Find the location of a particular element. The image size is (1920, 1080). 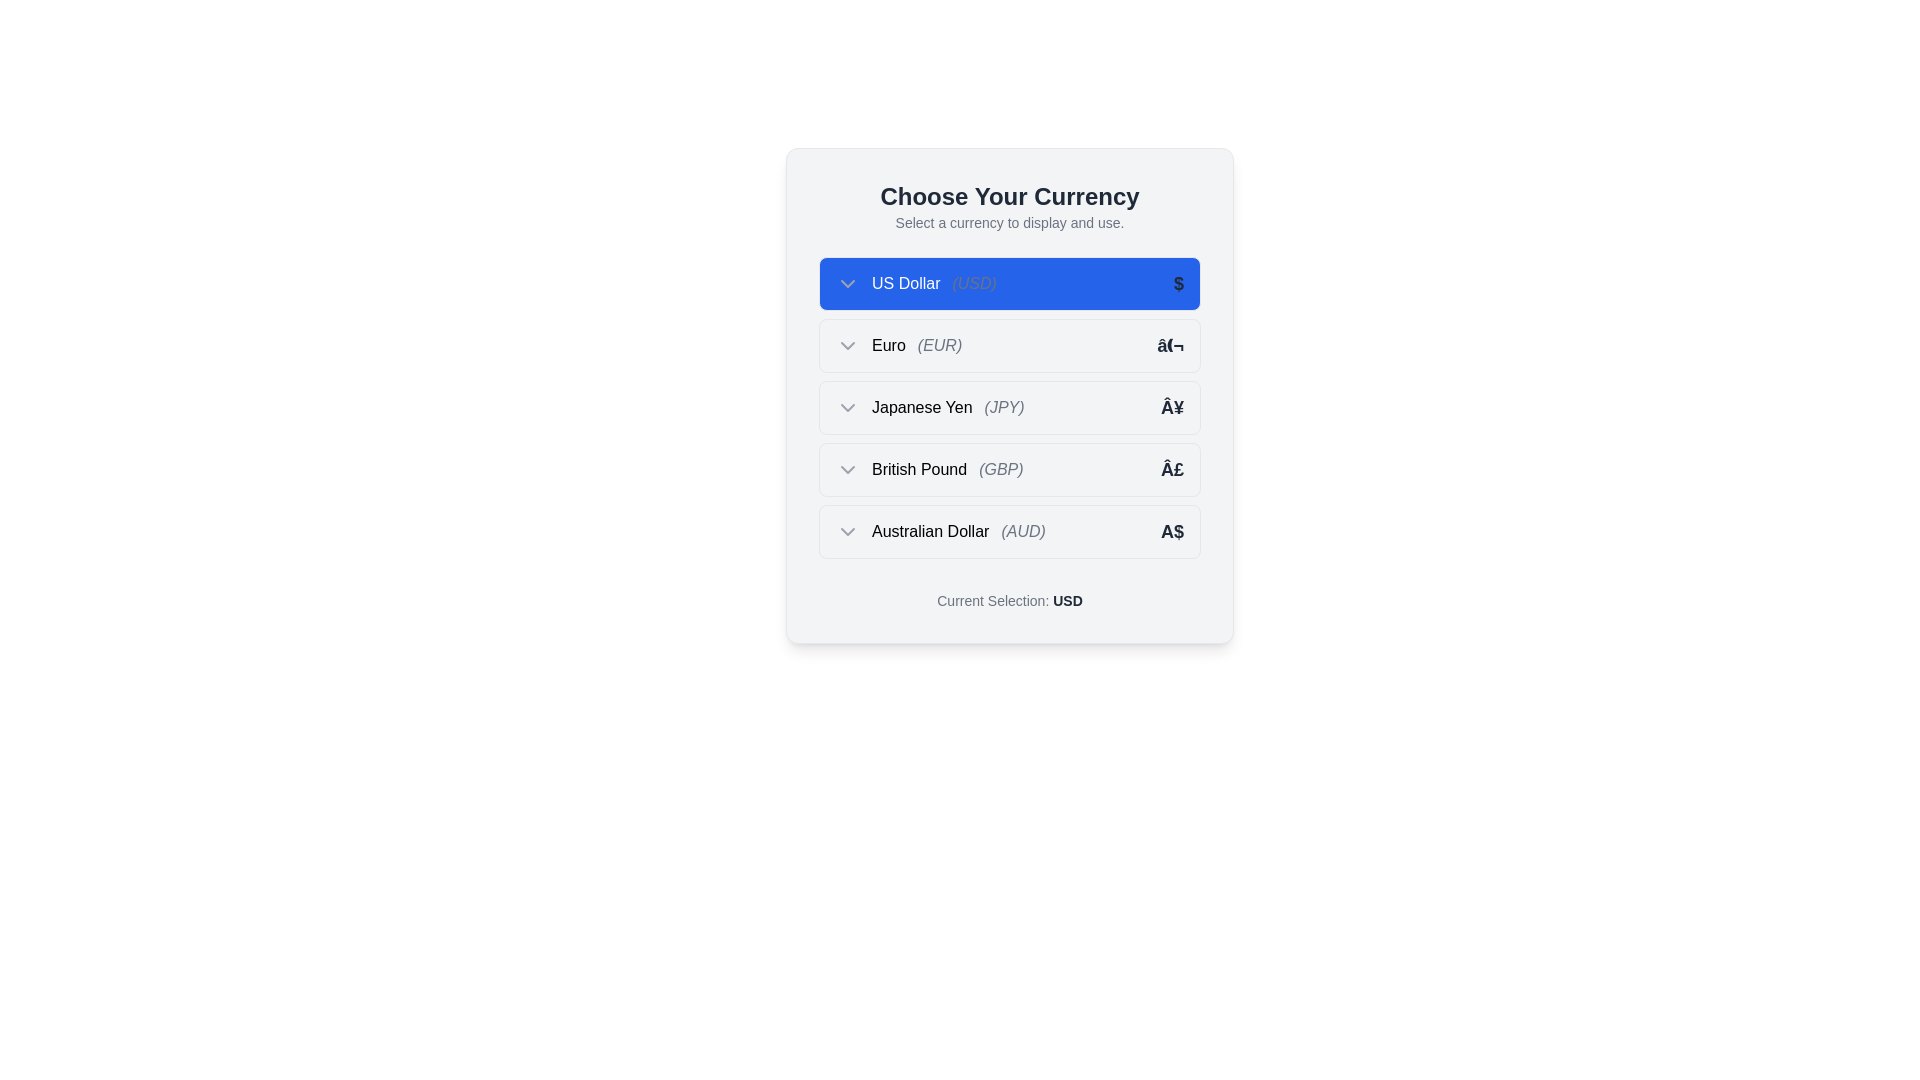

static text component that displays the header 'Choose Your Currency' and the subheader 'Select a currency to display and use.' is located at coordinates (1009, 207).